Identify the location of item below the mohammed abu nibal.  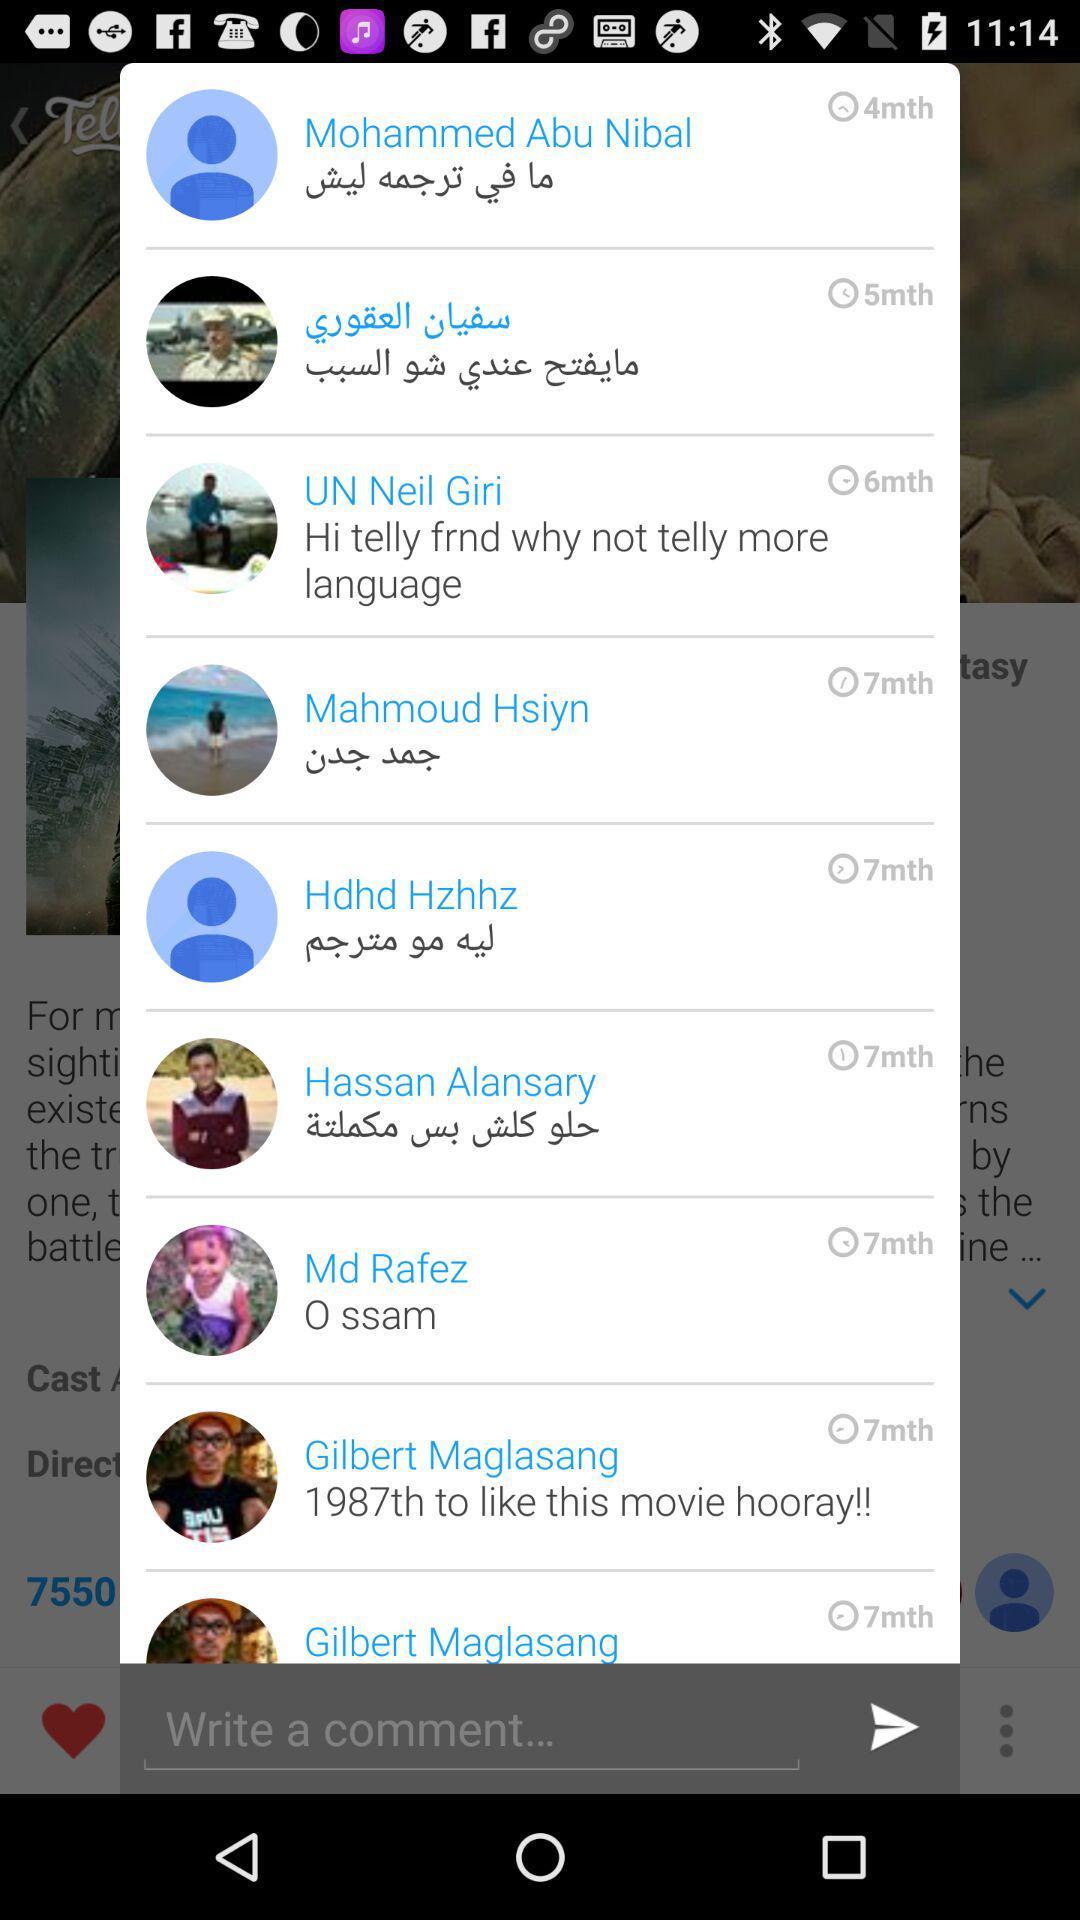
(617, 341).